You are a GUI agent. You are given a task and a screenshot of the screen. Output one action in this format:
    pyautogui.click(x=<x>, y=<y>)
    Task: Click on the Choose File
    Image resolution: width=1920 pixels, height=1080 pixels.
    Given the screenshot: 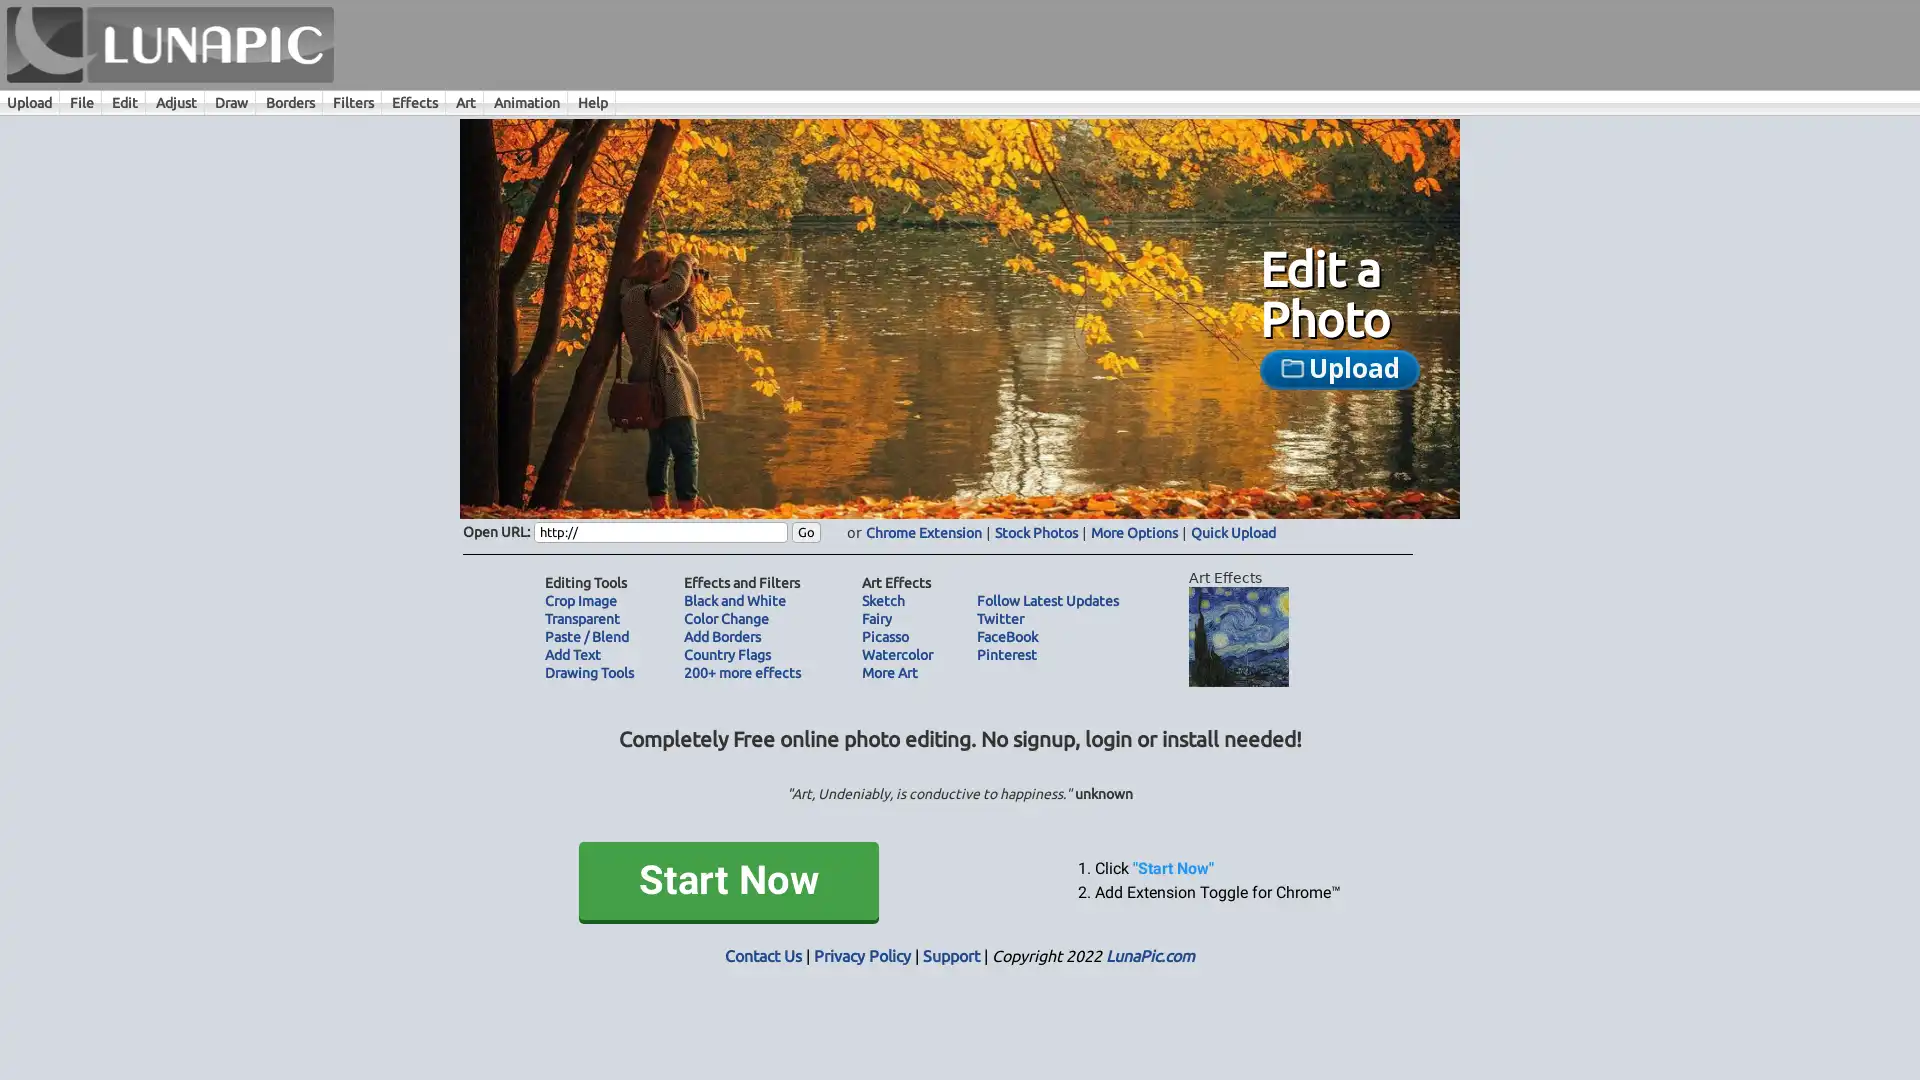 What is the action you would take?
    pyautogui.click(x=1169, y=390)
    